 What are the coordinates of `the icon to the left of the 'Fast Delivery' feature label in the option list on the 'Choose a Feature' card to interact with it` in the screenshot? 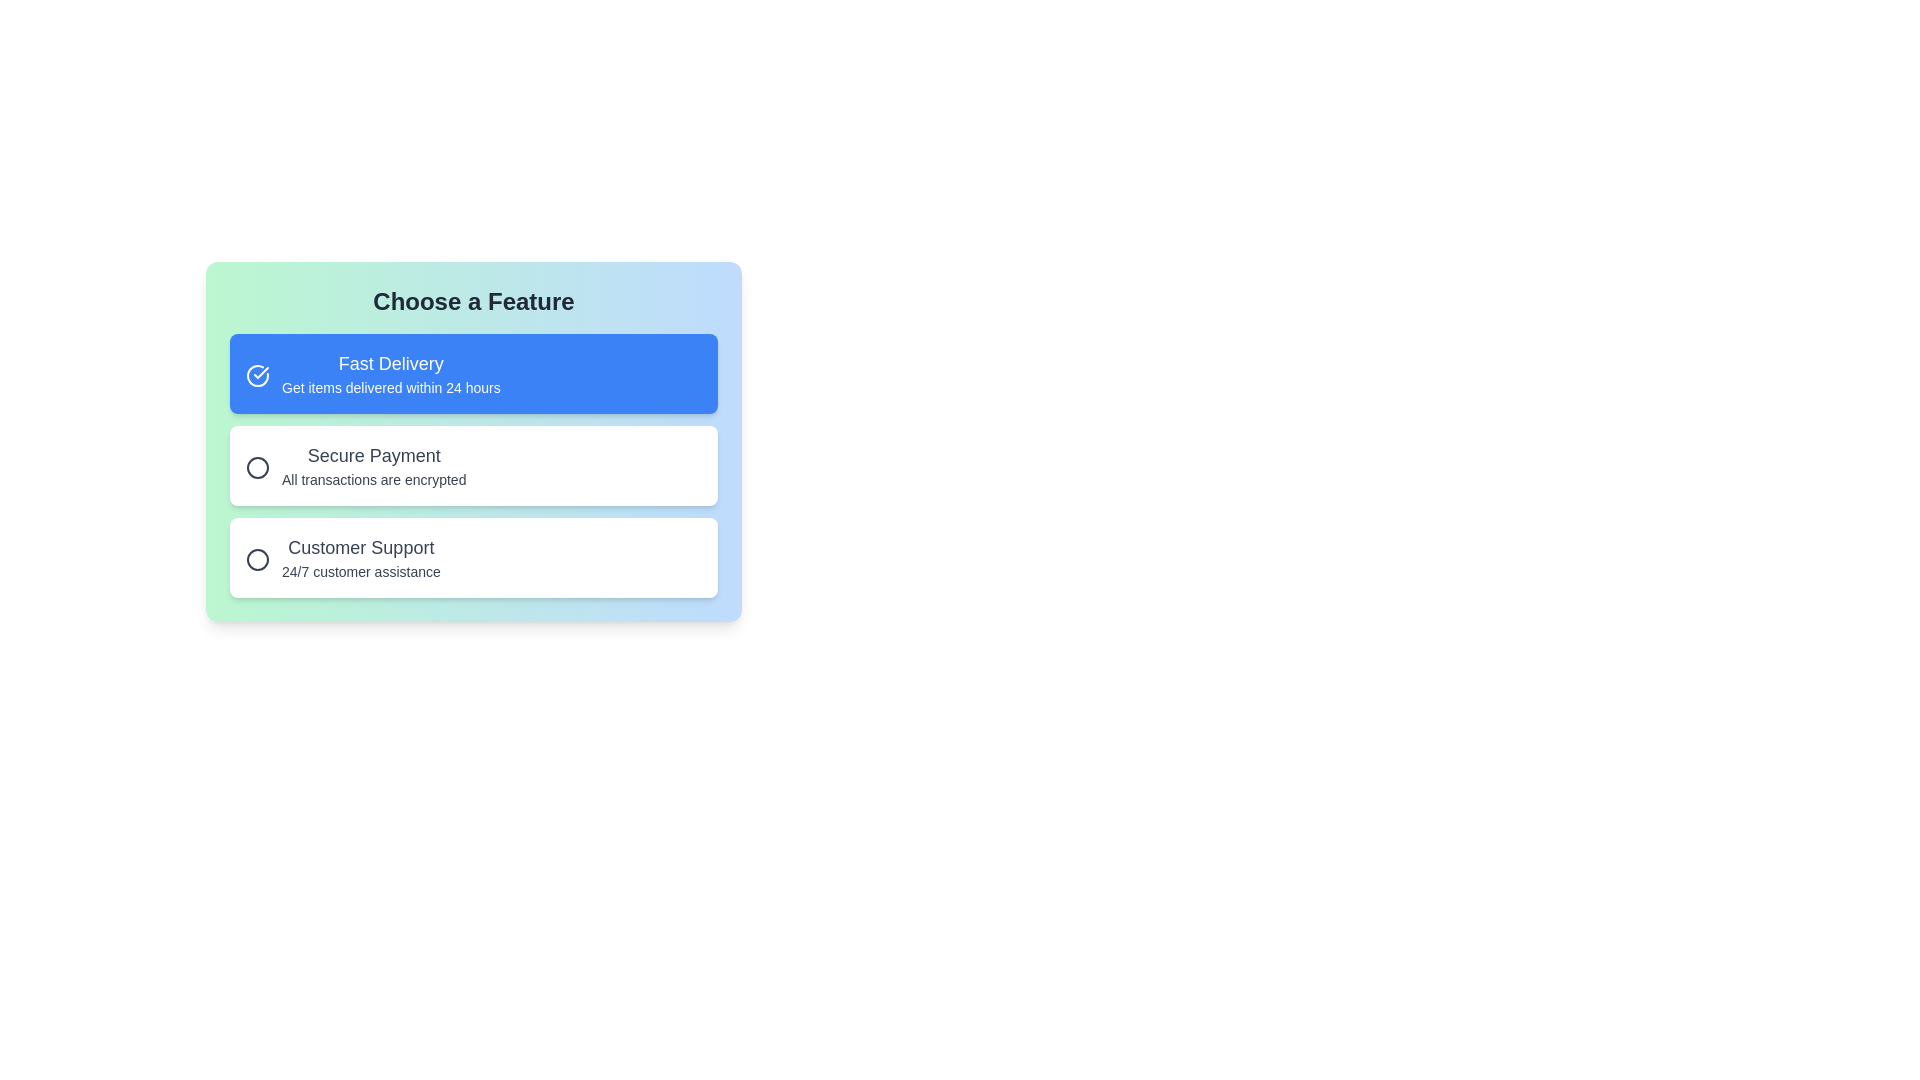 It's located at (257, 375).